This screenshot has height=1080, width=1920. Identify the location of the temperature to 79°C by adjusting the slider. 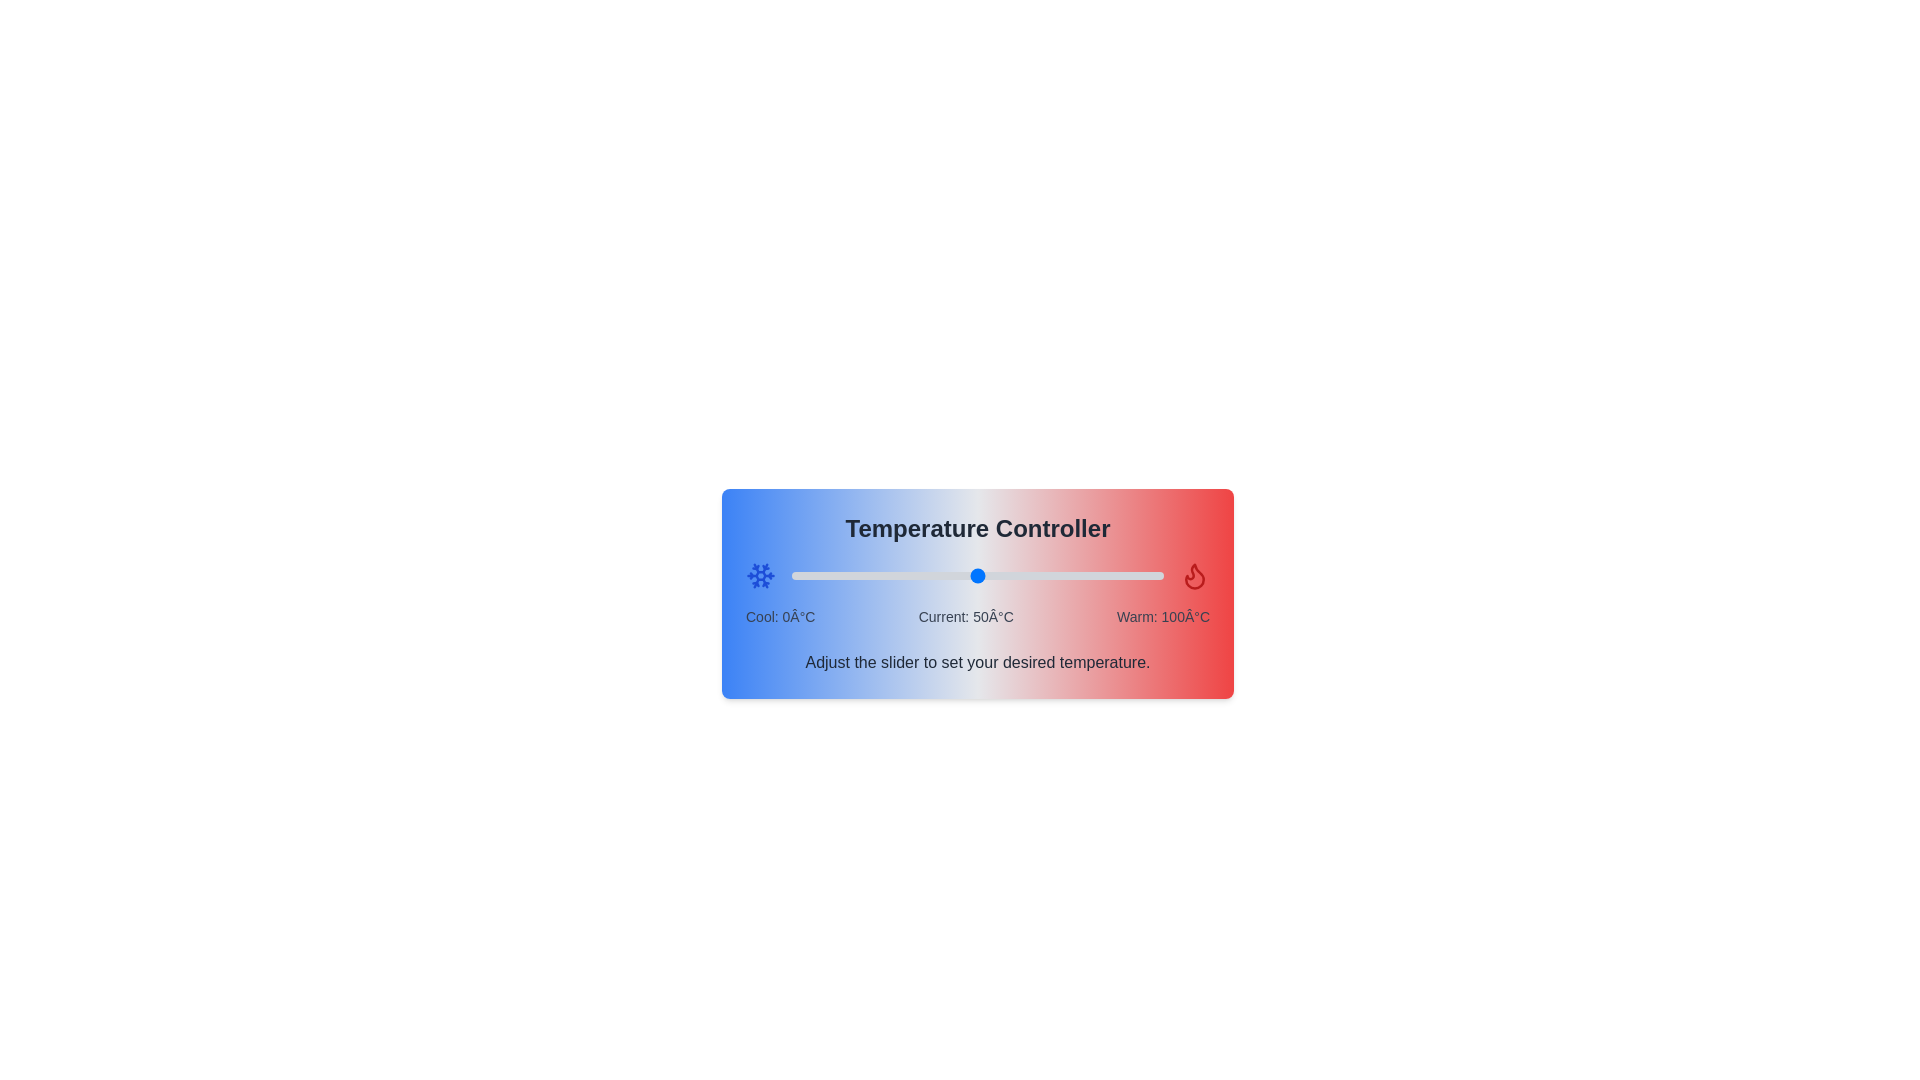
(1084, 575).